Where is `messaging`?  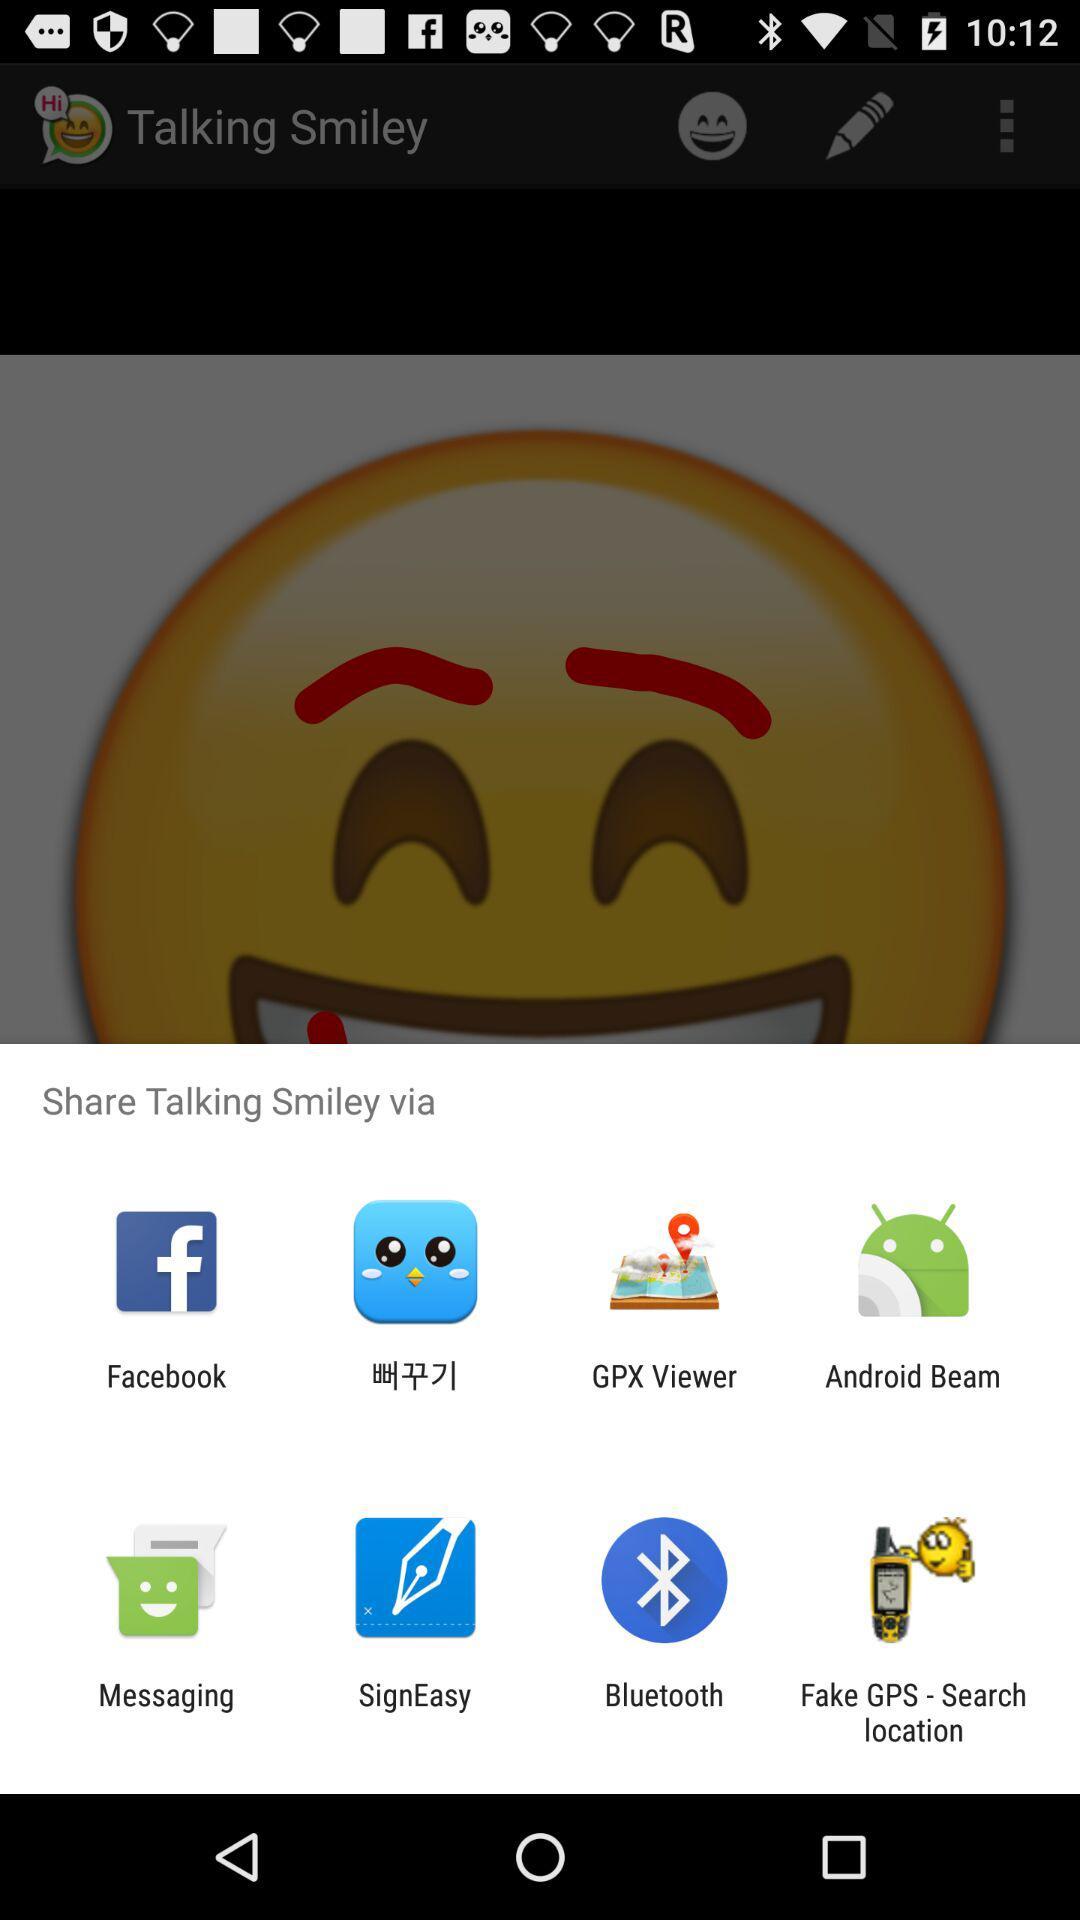 messaging is located at coordinates (165, 1711).